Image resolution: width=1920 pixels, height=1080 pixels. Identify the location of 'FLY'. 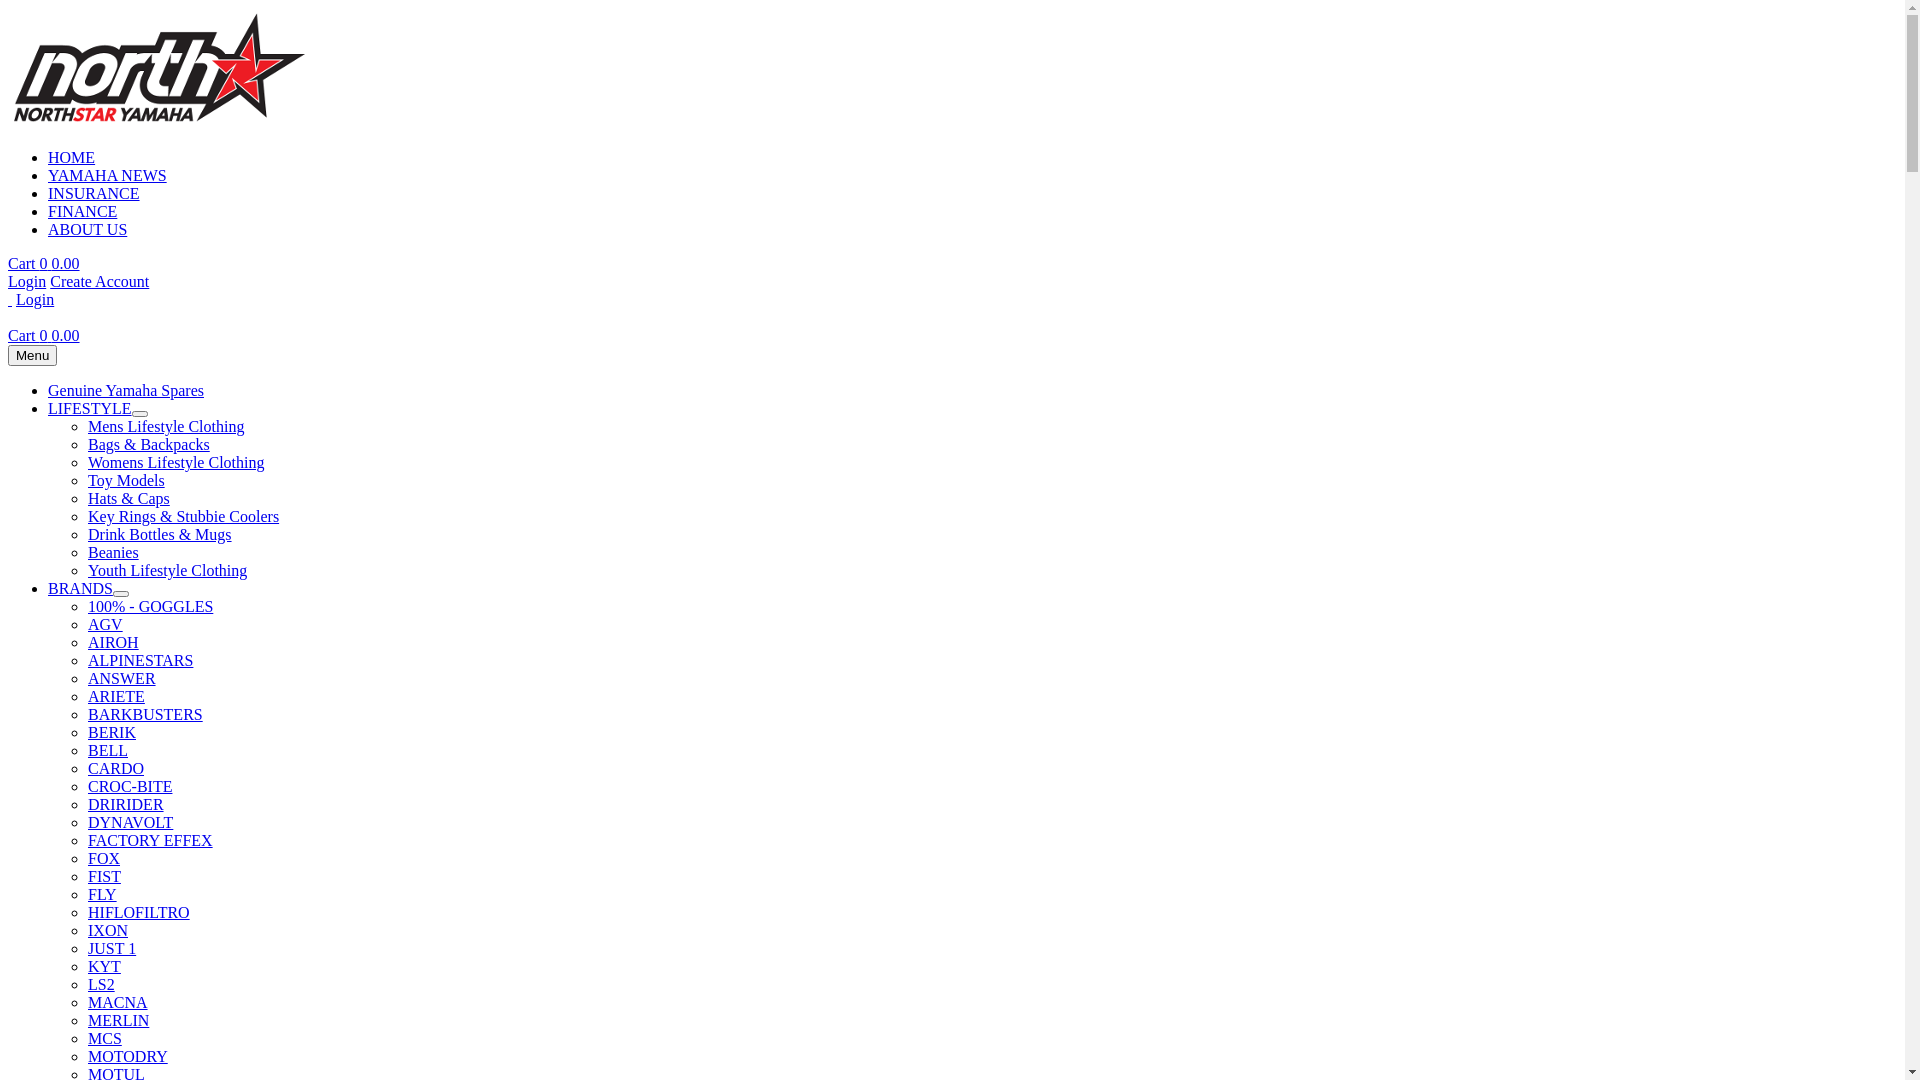
(101, 893).